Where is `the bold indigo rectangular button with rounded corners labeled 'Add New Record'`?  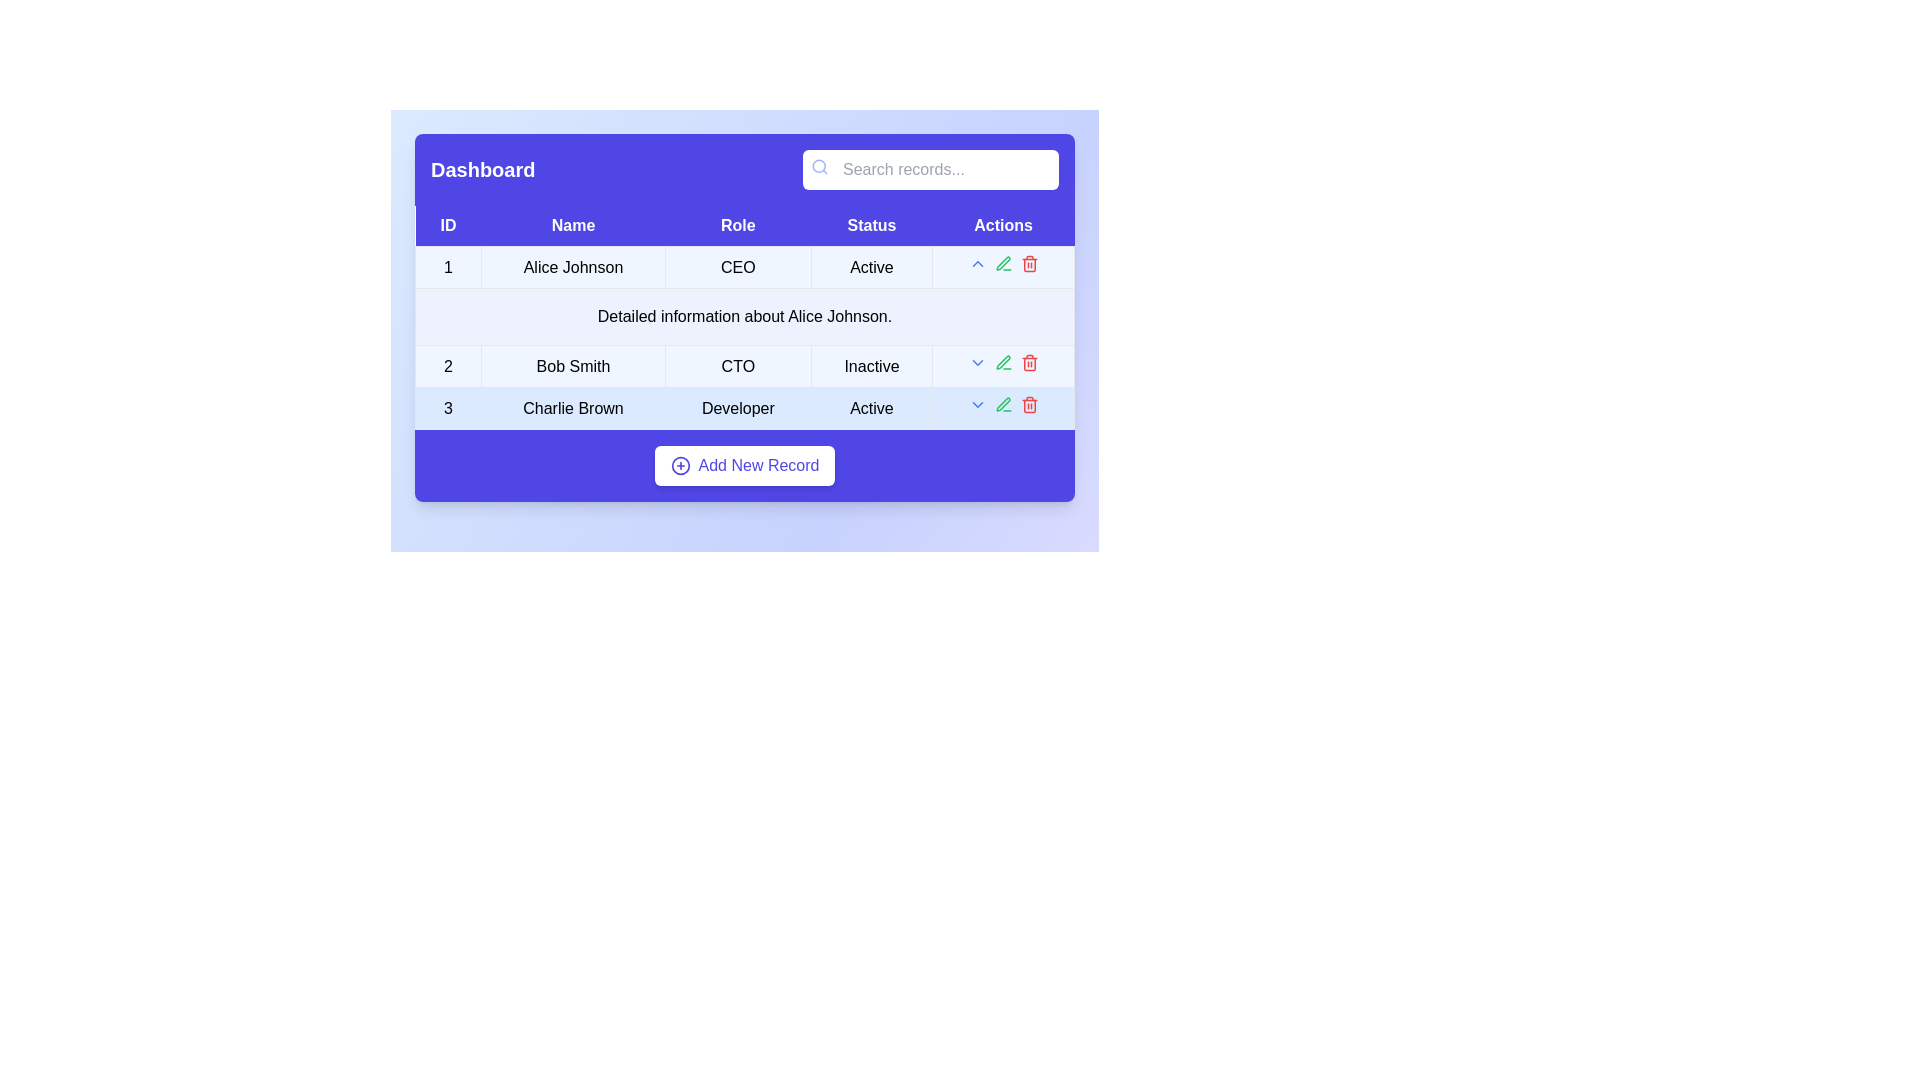
the bold indigo rectangular button with rounded corners labeled 'Add New Record' is located at coordinates (743, 466).